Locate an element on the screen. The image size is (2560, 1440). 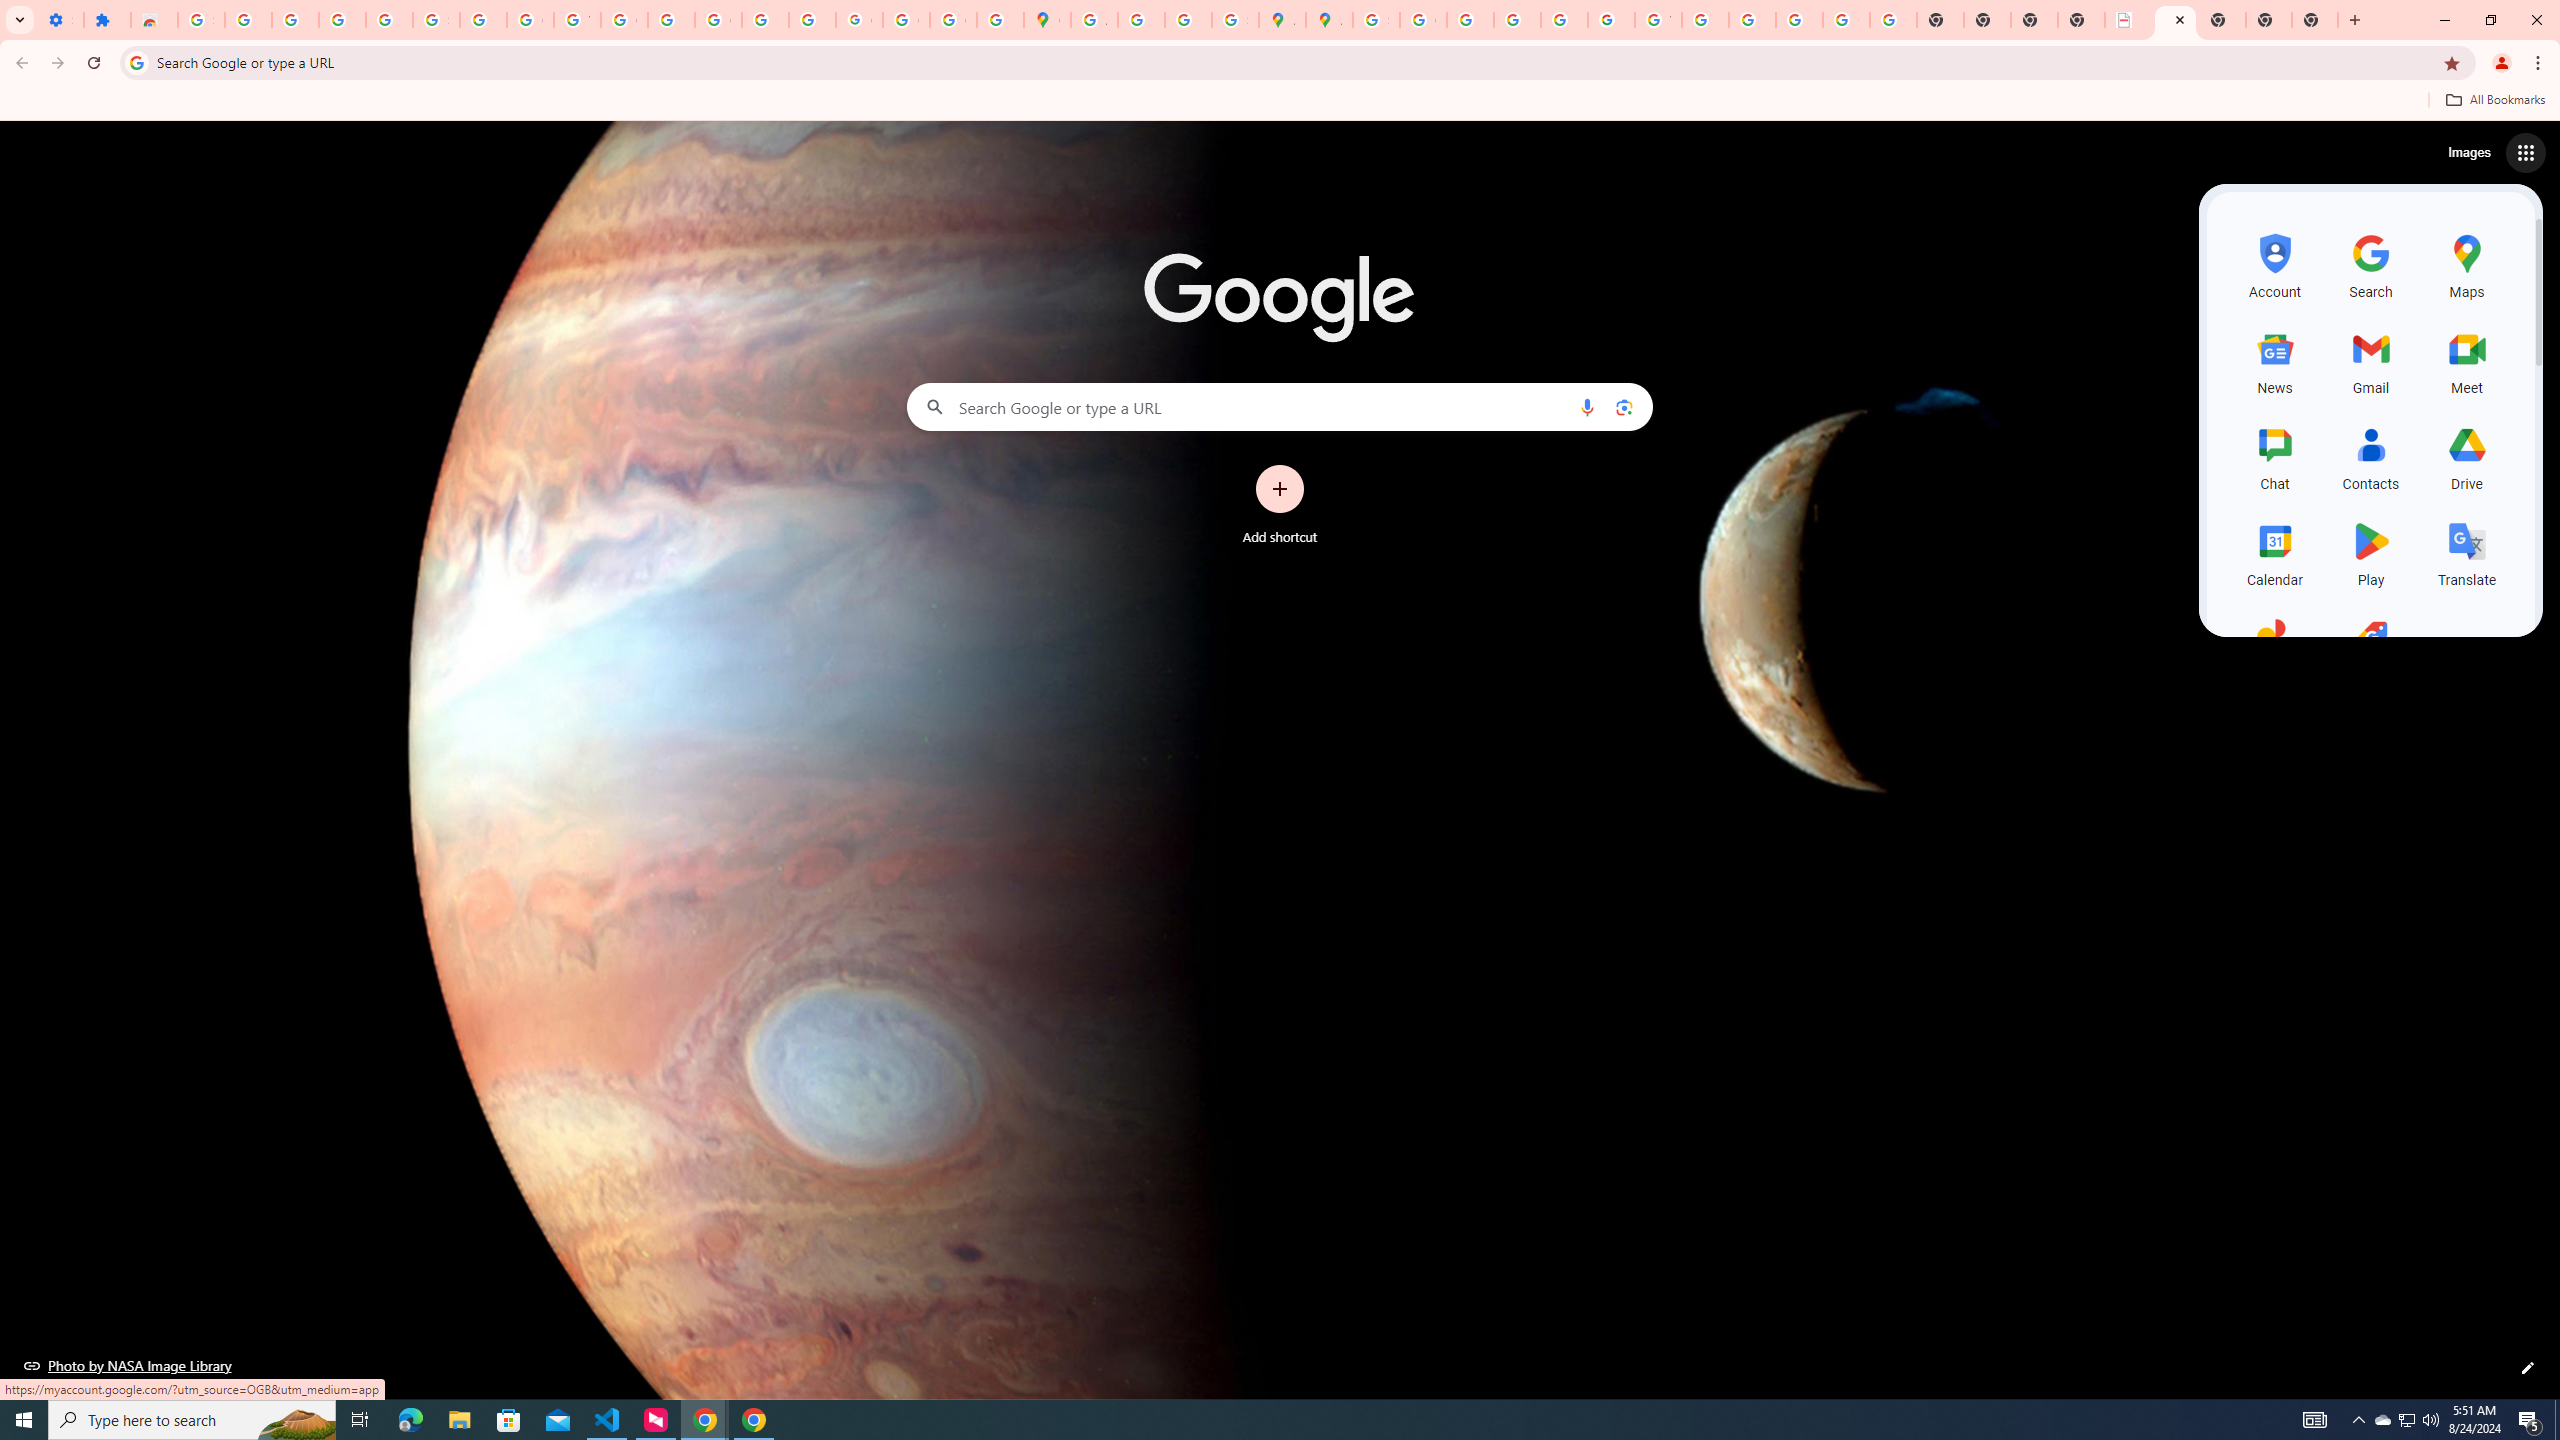
'Delete photos & videos - Computer - Google Photos Help' is located at coordinates (294, 19).